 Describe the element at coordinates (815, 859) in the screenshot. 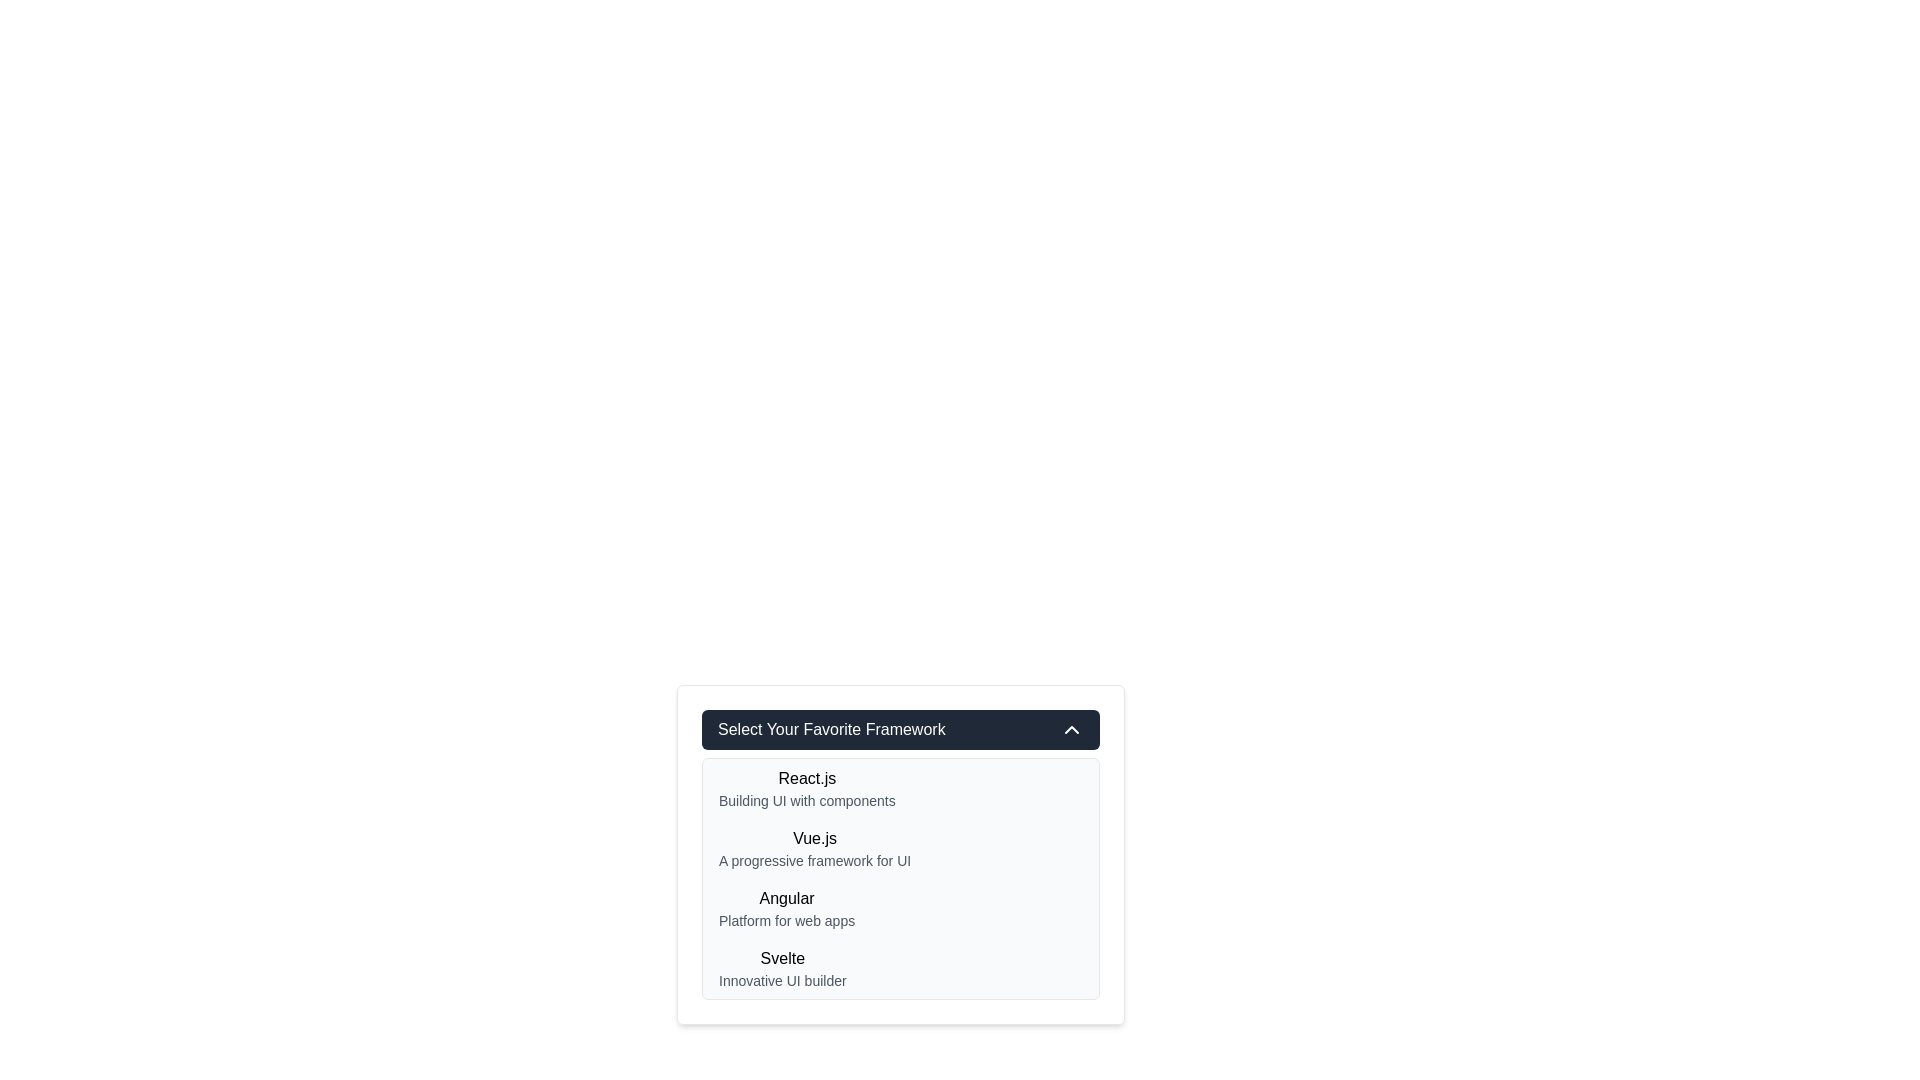

I see `the text label providing supplementary information about the 'Vue.js' heading, located under the 'Select Your Favorite Framework' dropdown, positioned as the second subtext element` at that location.